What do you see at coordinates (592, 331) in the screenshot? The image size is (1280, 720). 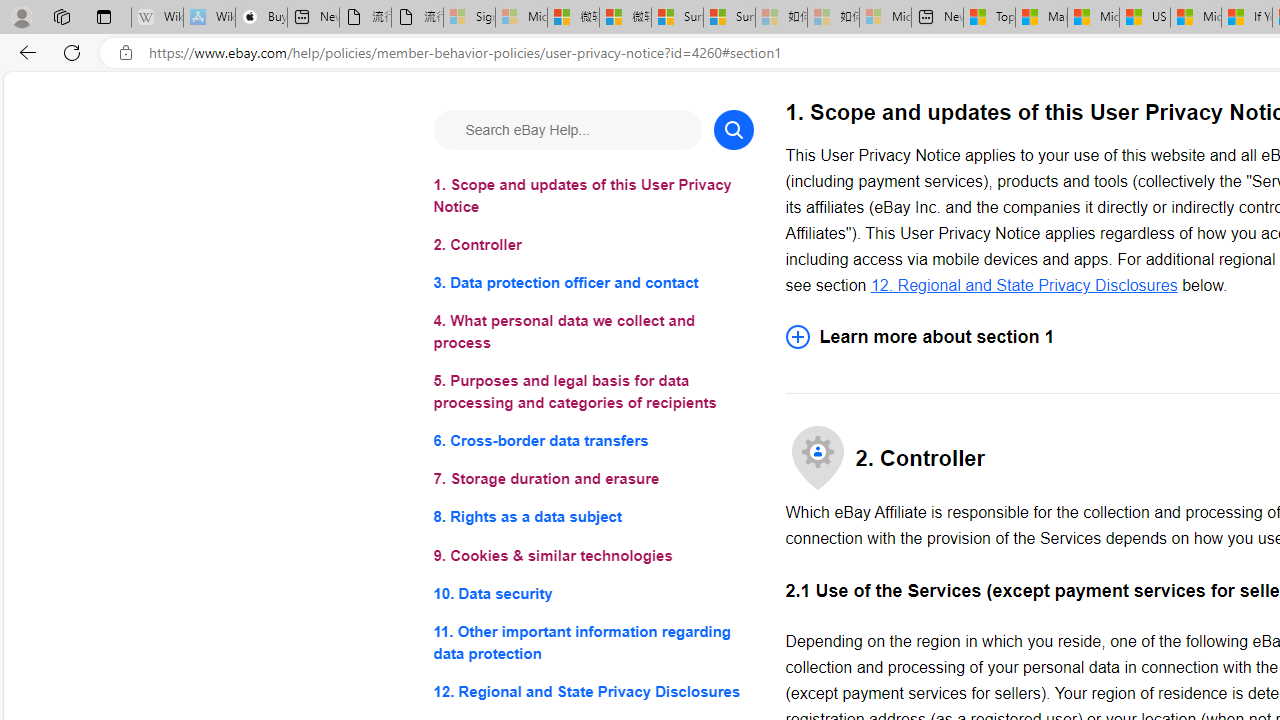 I see `'4. What personal data we collect and process'` at bounding box center [592, 331].